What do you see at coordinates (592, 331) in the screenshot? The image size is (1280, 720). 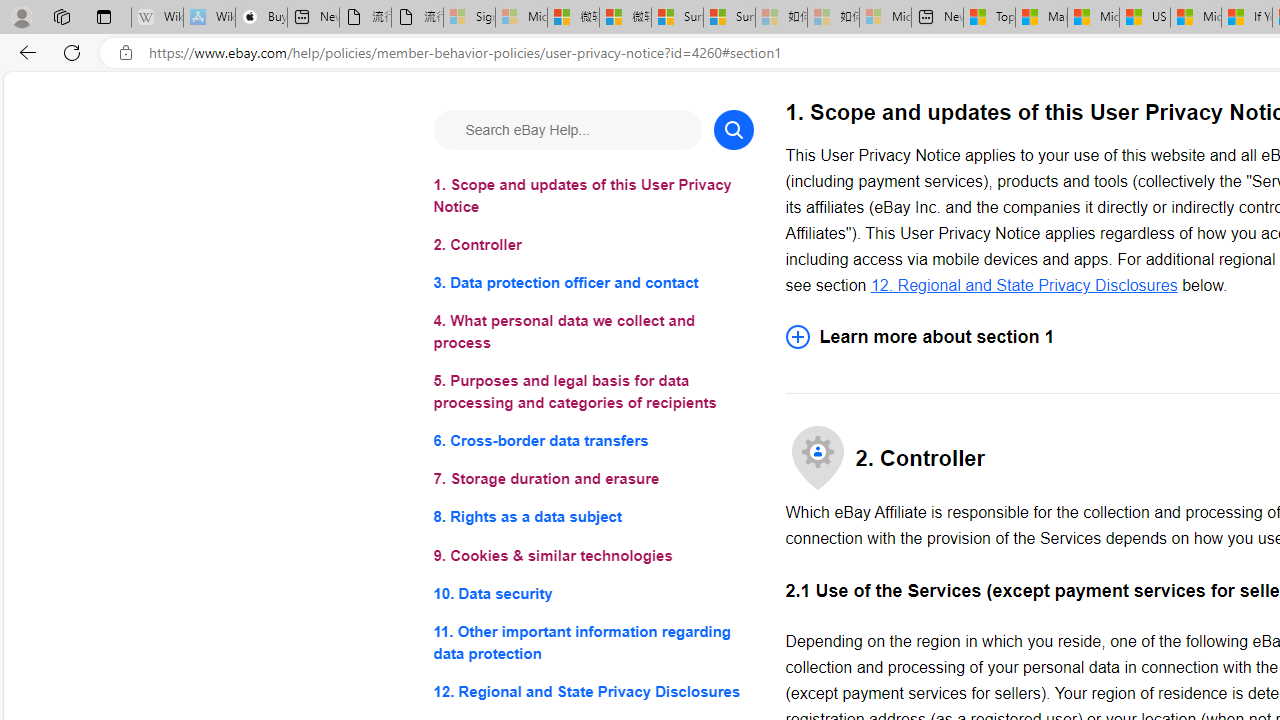 I see `'4. What personal data we collect and process'` at bounding box center [592, 331].